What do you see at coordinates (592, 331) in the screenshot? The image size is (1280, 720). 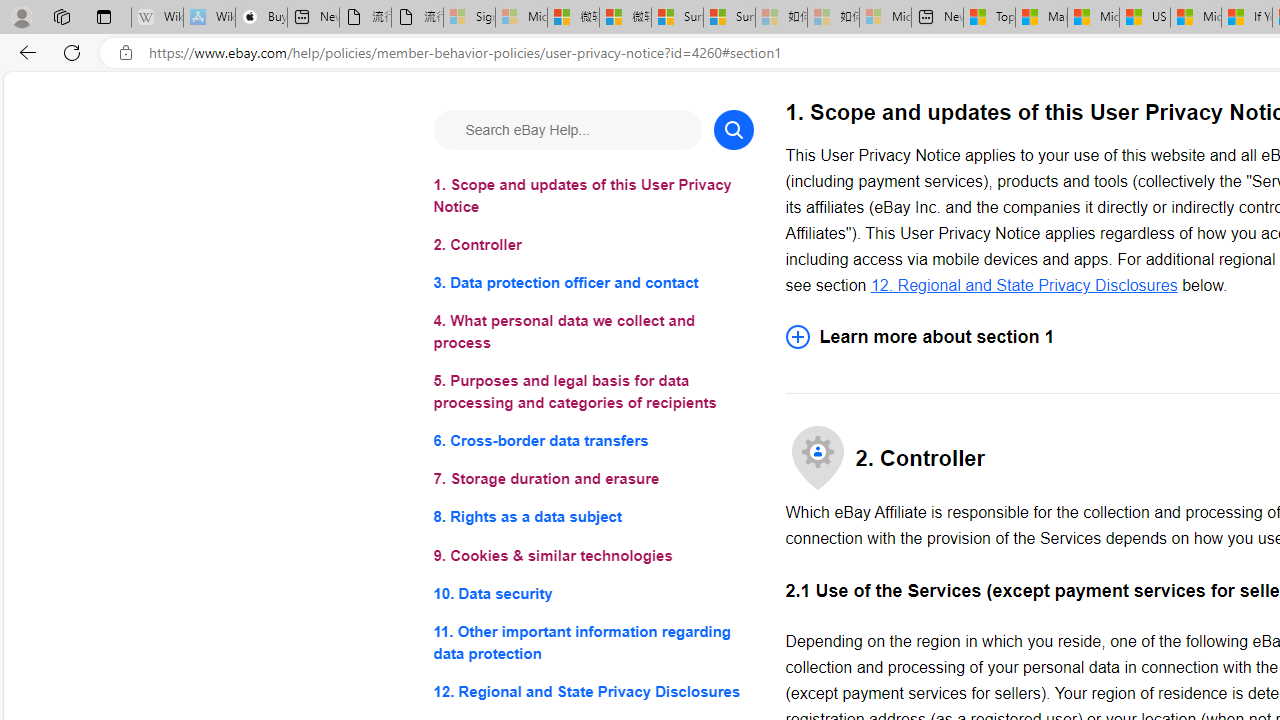 I see `'4. What personal data we collect and process'` at bounding box center [592, 331].